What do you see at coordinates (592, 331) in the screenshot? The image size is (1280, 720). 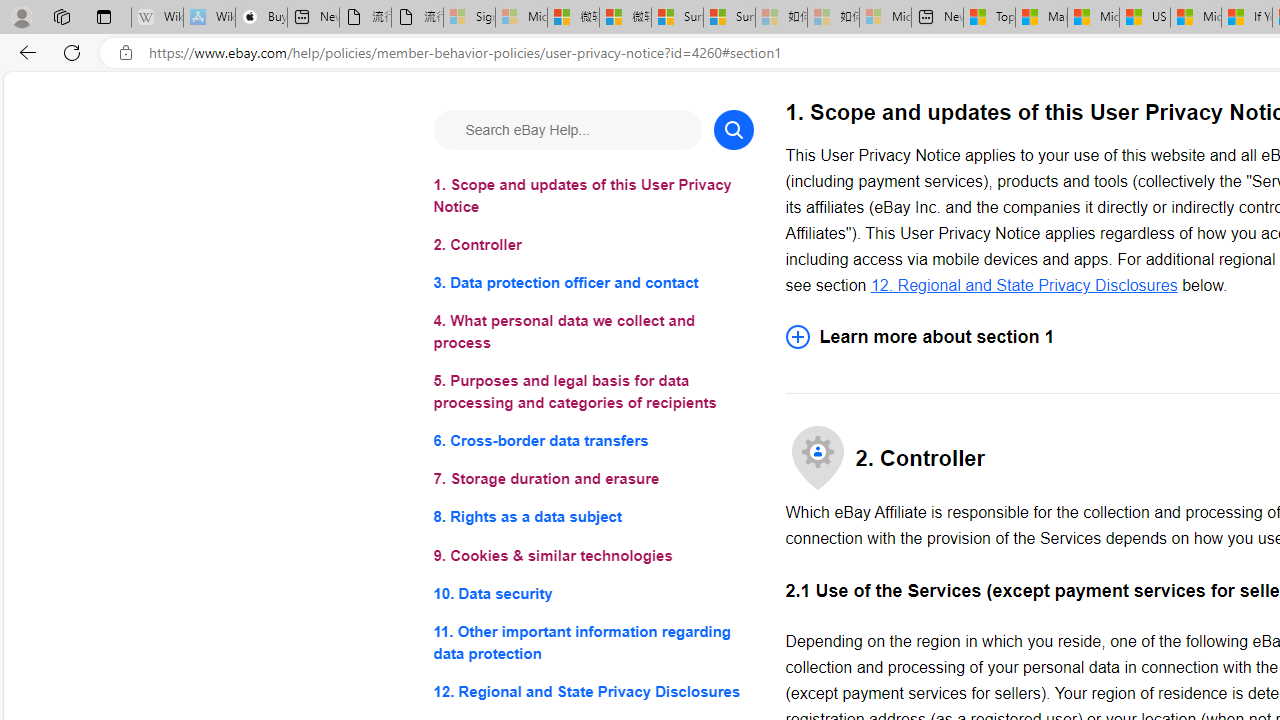 I see `'4. What personal data we collect and process'` at bounding box center [592, 331].